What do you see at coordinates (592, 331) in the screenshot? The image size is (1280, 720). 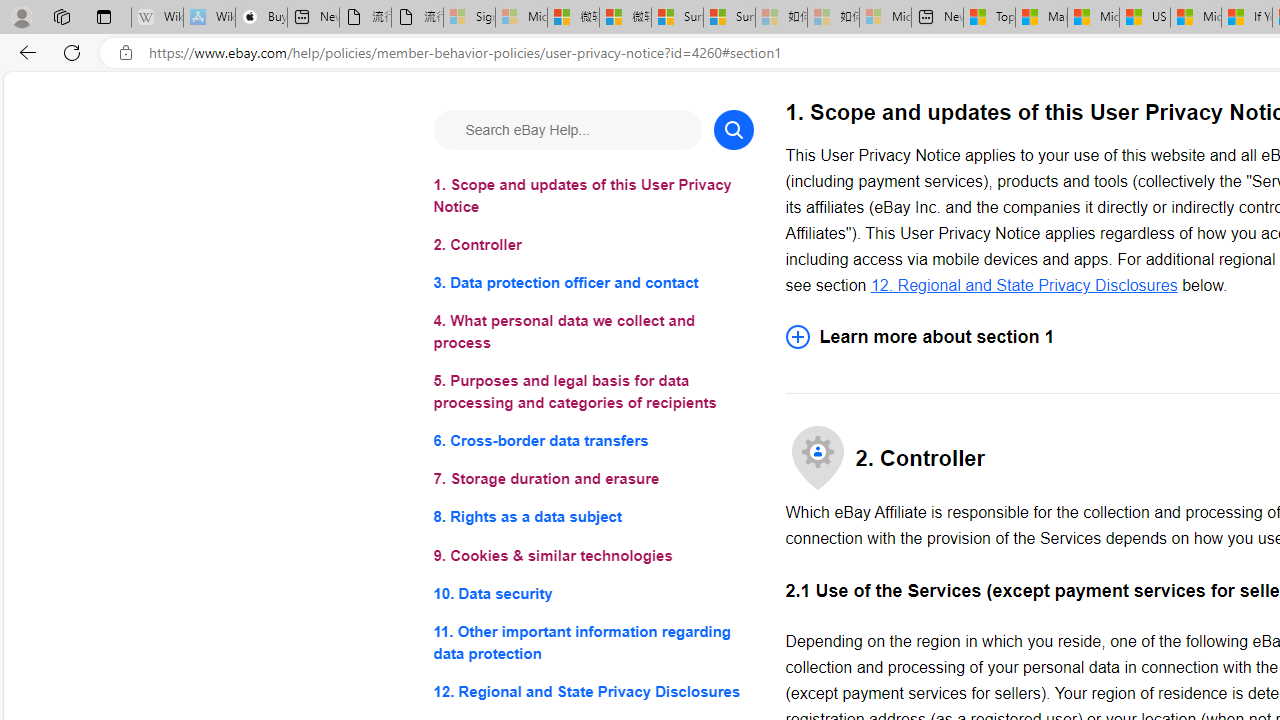 I see `'4. What personal data we collect and process'` at bounding box center [592, 331].